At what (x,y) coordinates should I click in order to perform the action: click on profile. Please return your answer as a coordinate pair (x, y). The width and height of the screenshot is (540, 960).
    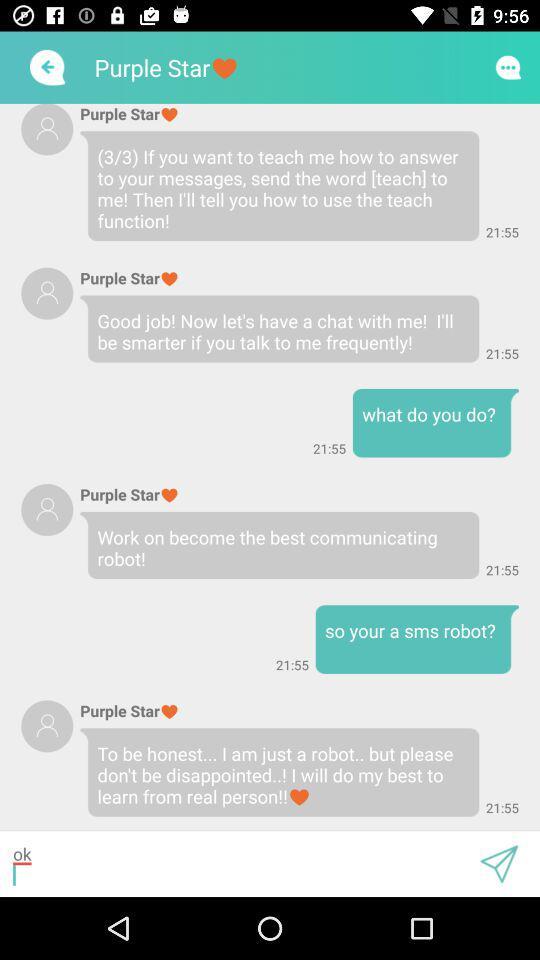
    Looking at the image, I should click on (47, 128).